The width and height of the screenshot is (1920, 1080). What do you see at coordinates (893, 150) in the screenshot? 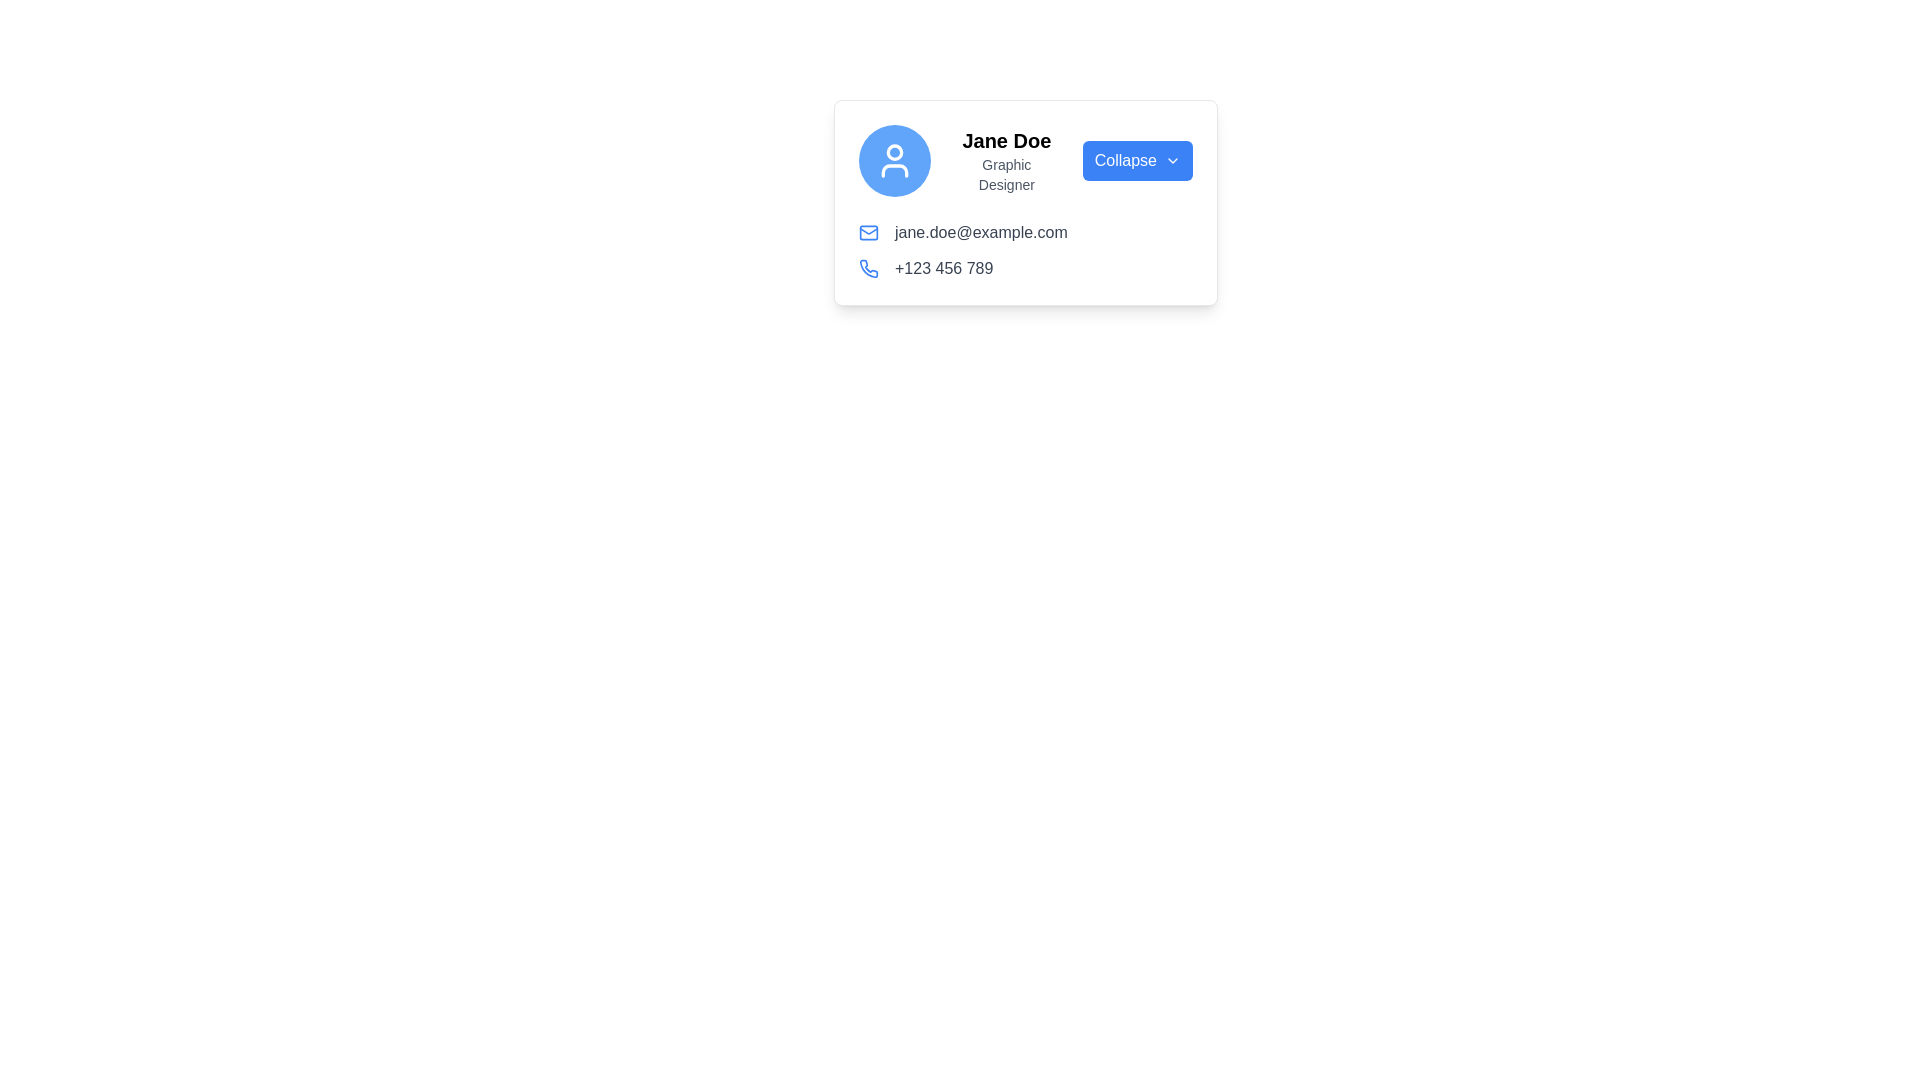
I see `the SVG circle element that visually represents the head of the user icon within the profile badge` at bounding box center [893, 150].